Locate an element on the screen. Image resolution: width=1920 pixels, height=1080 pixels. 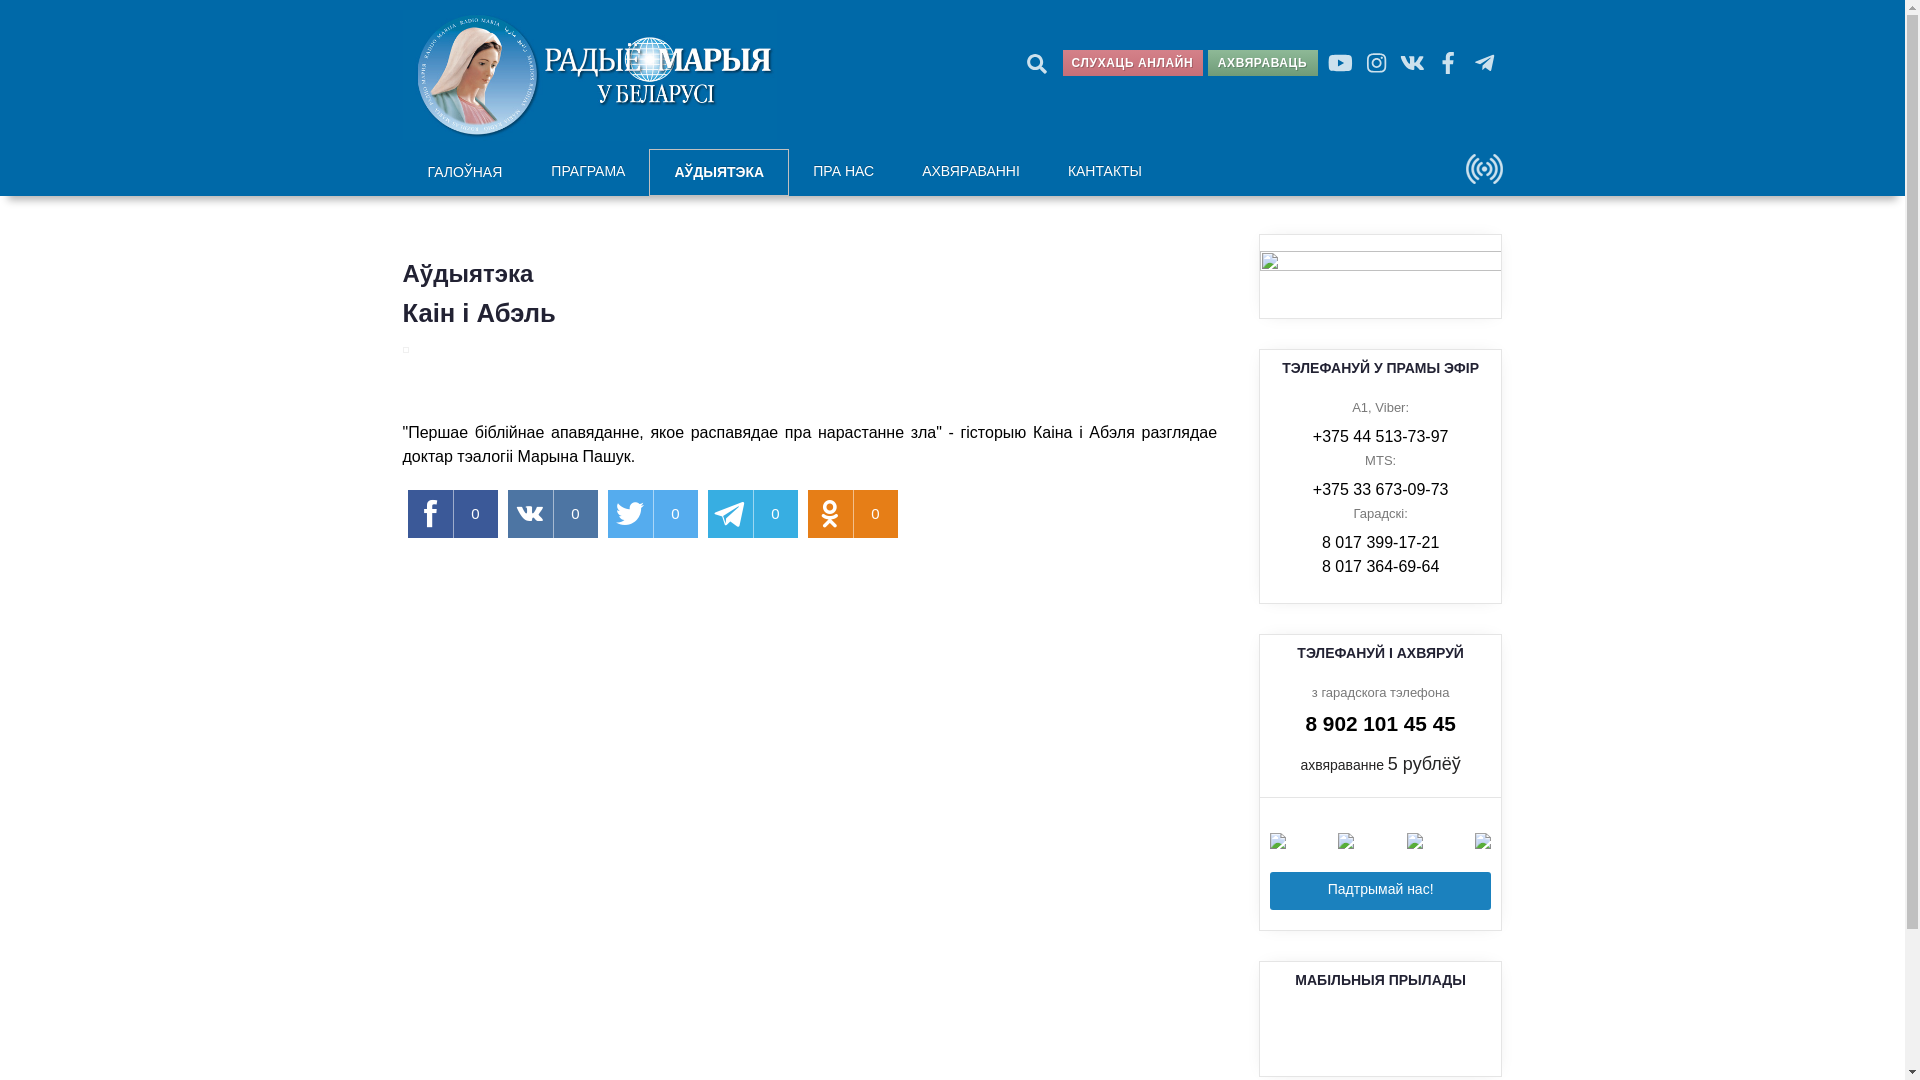
'Facebook' is located at coordinates (1449, 61).